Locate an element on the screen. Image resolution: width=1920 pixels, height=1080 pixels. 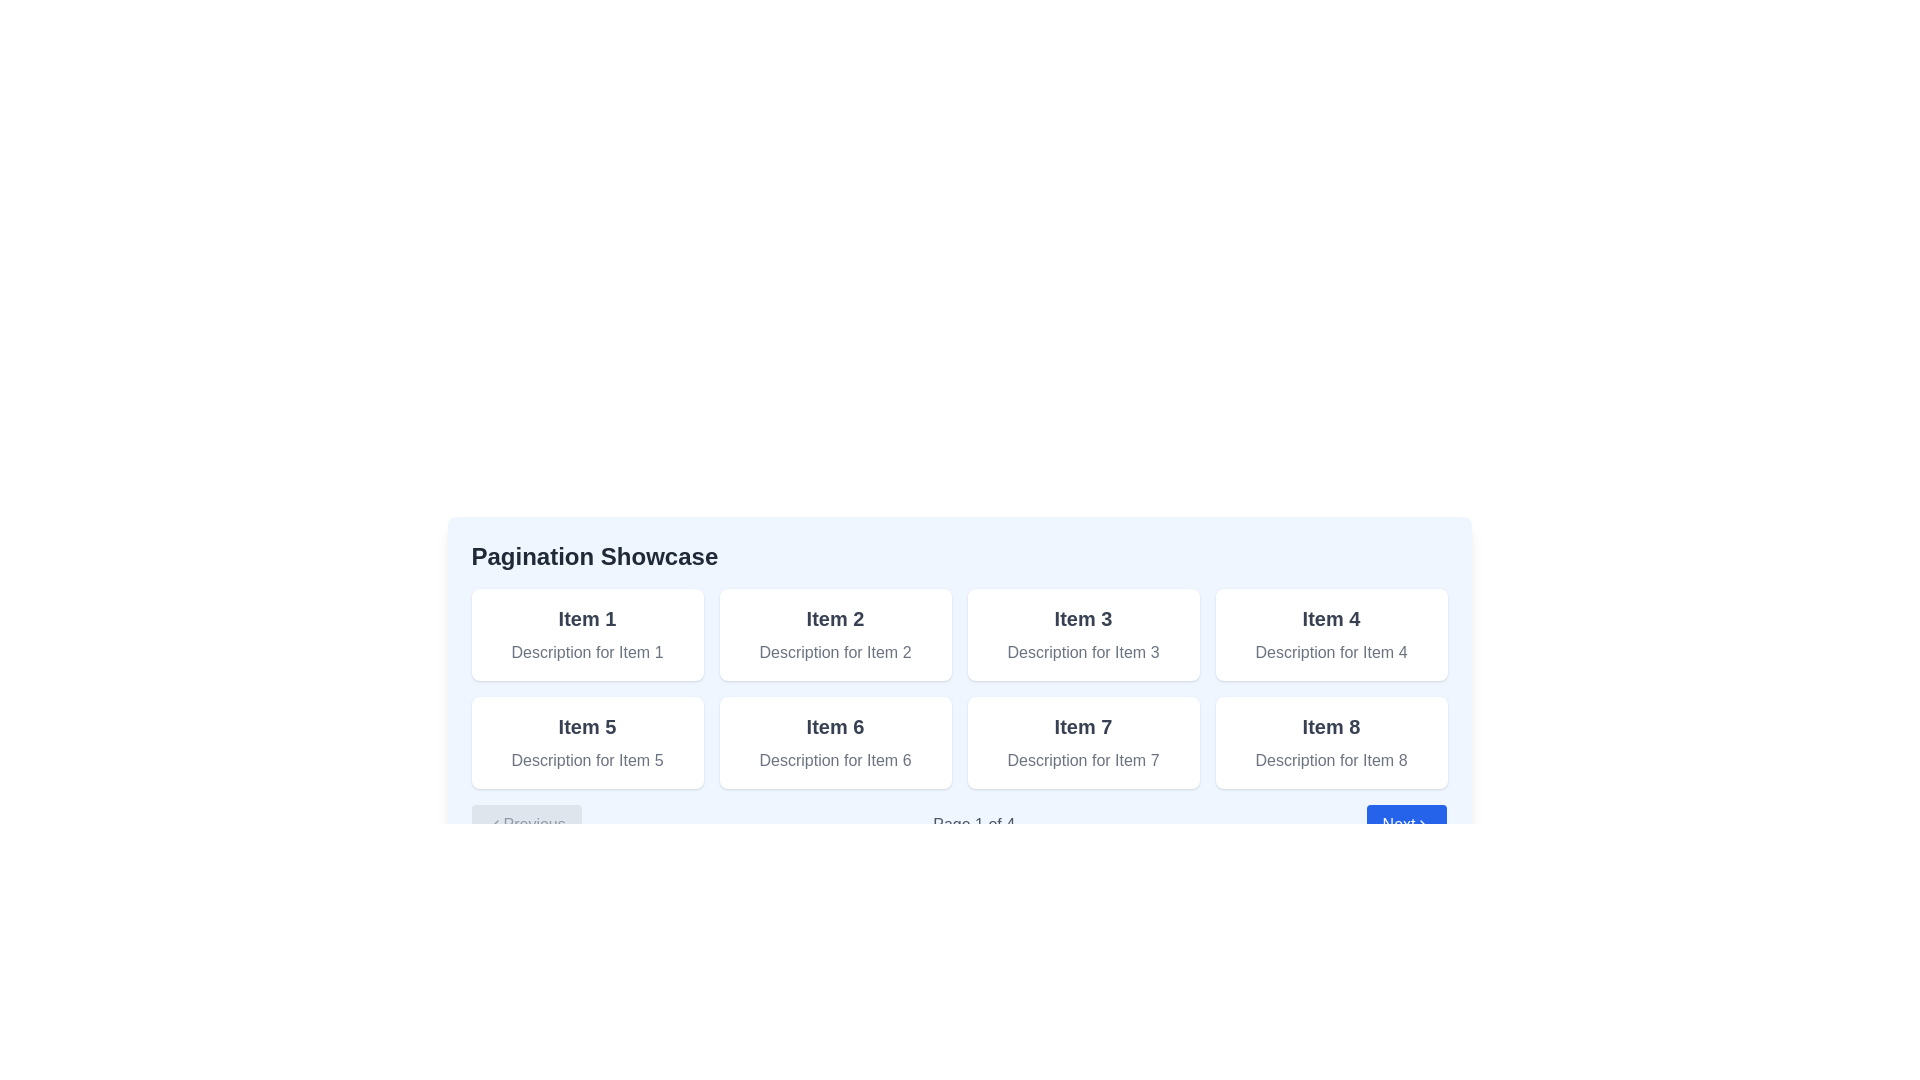
the button located in the bottom-right corner of the pagination control group is located at coordinates (1405, 825).